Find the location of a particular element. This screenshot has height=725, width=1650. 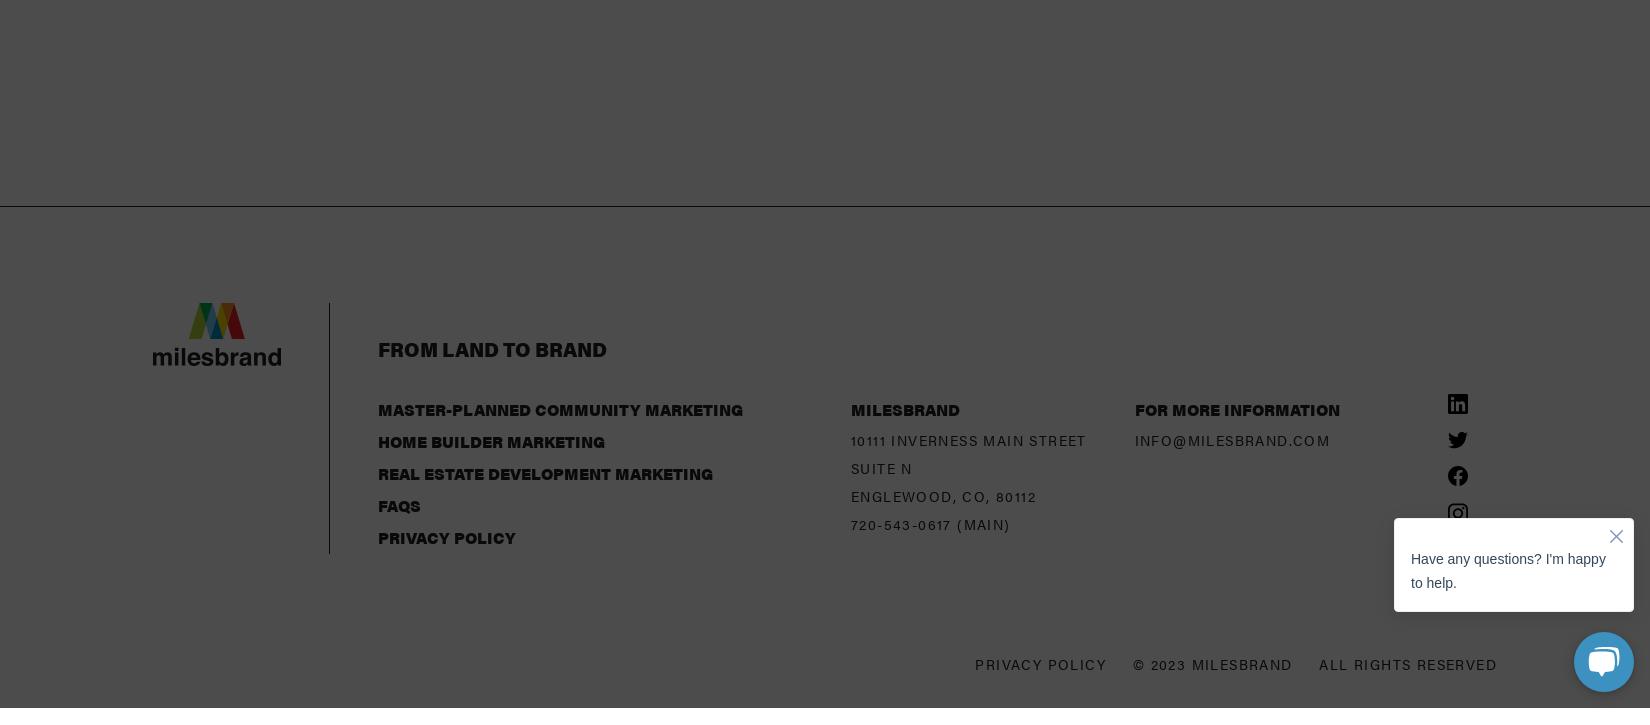

'10111 Inverness Main Street' is located at coordinates (968, 281).